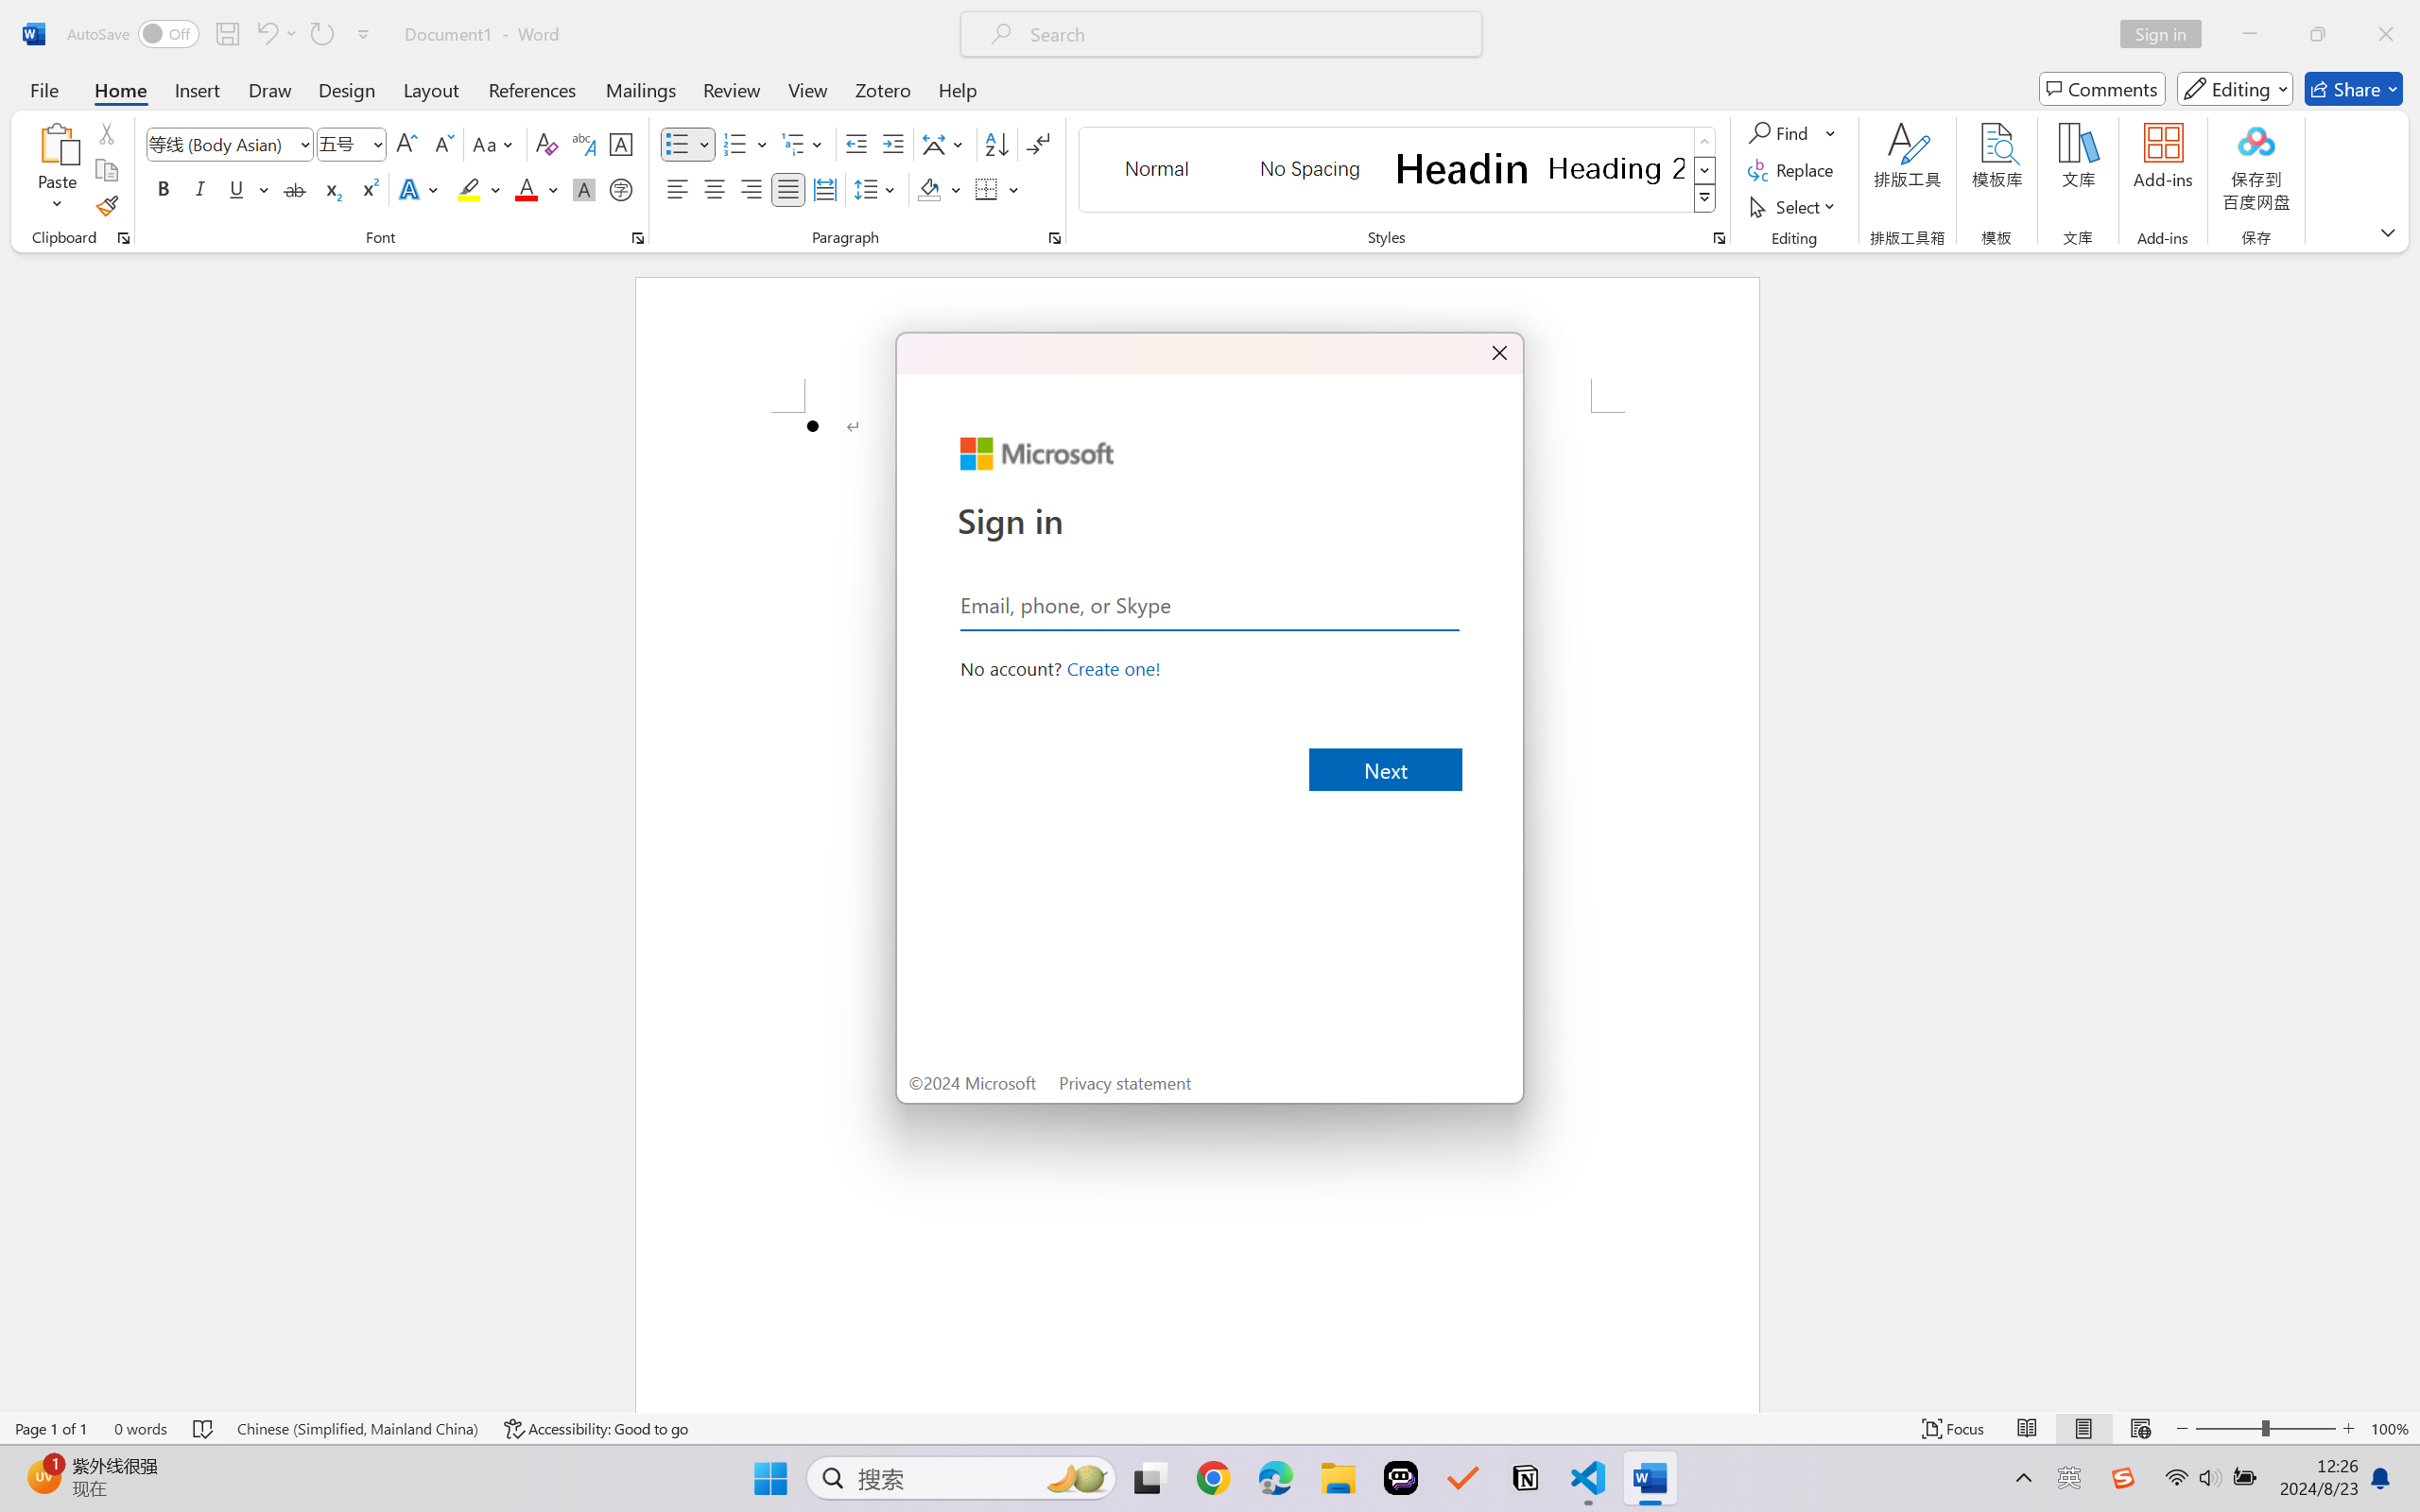  What do you see at coordinates (320, 33) in the screenshot?
I see `'Repeat Bullet Default'` at bounding box center [320, 33].